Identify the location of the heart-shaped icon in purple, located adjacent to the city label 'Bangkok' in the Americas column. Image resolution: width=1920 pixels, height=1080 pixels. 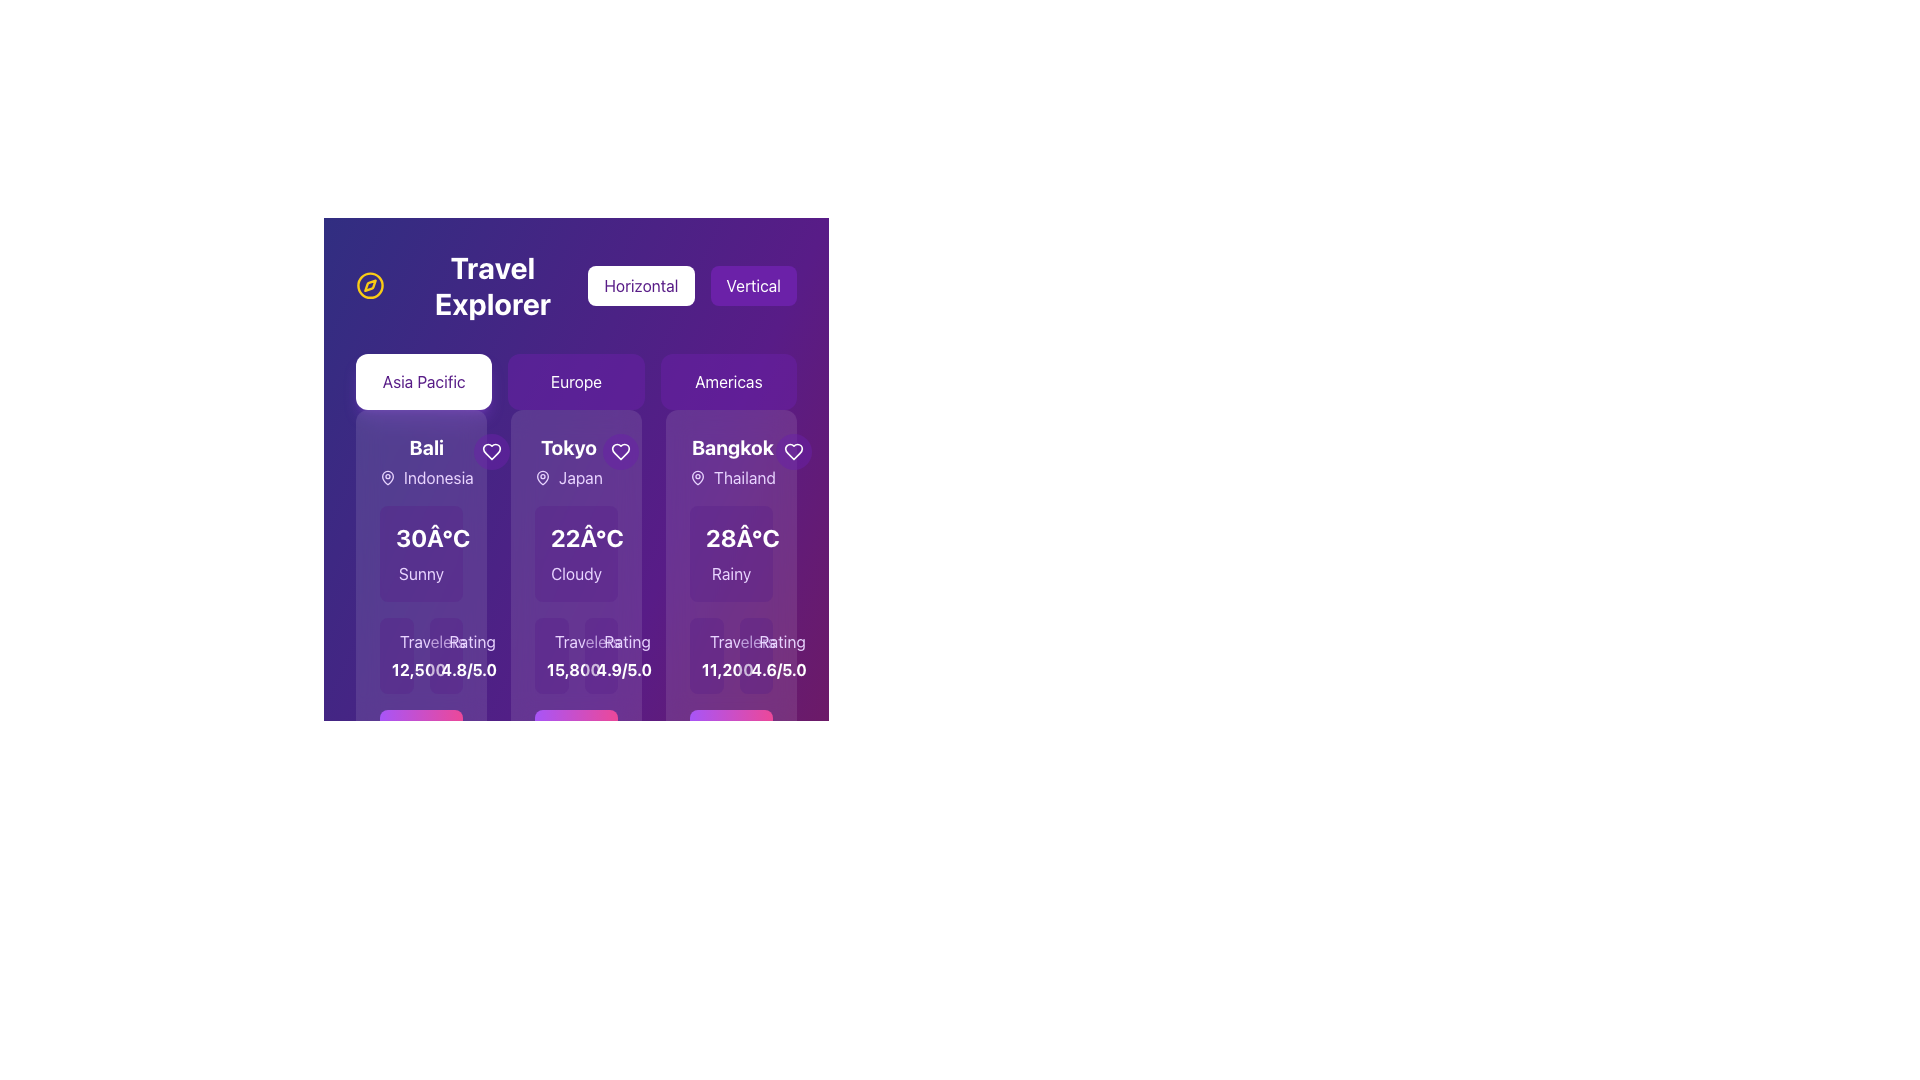
(792, 451).